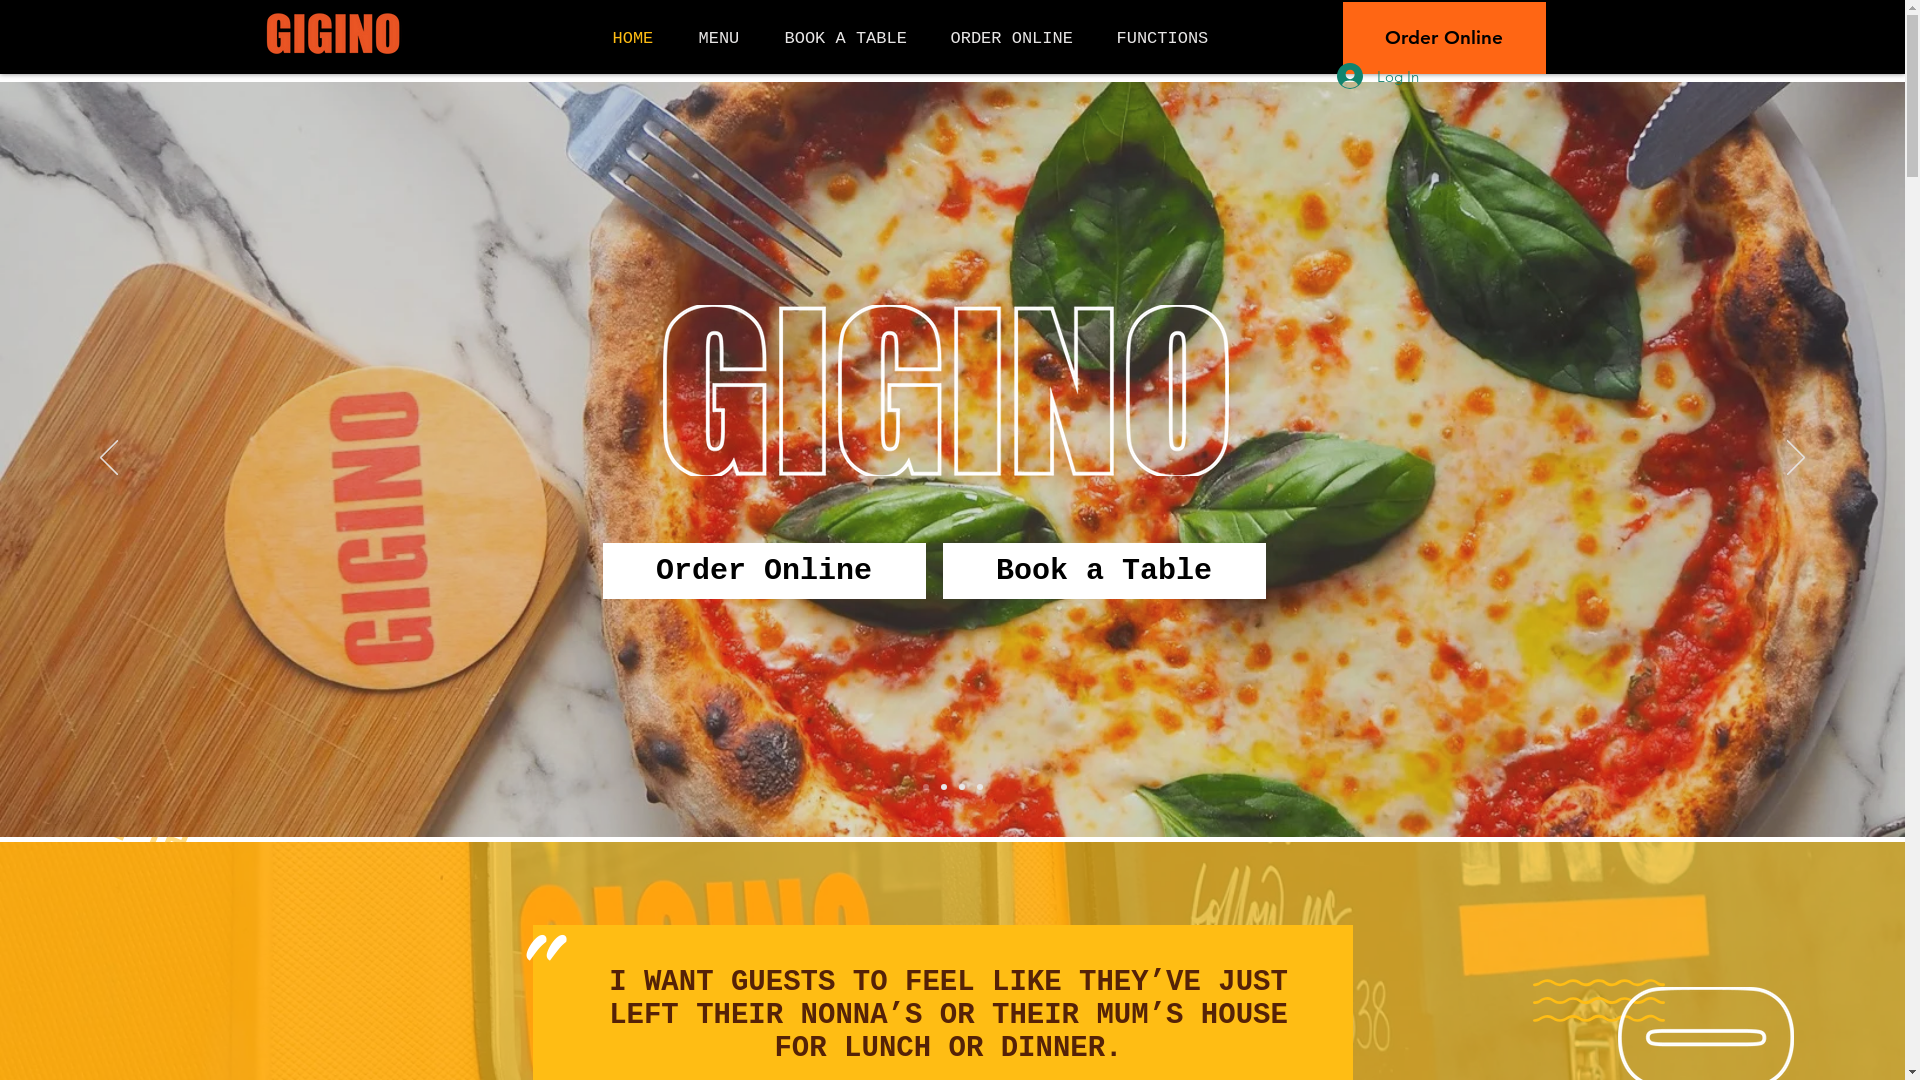  Describe the element at coordinates (1170, 38) in the screenshot. I see `'FUNCTIONS'` at that location.